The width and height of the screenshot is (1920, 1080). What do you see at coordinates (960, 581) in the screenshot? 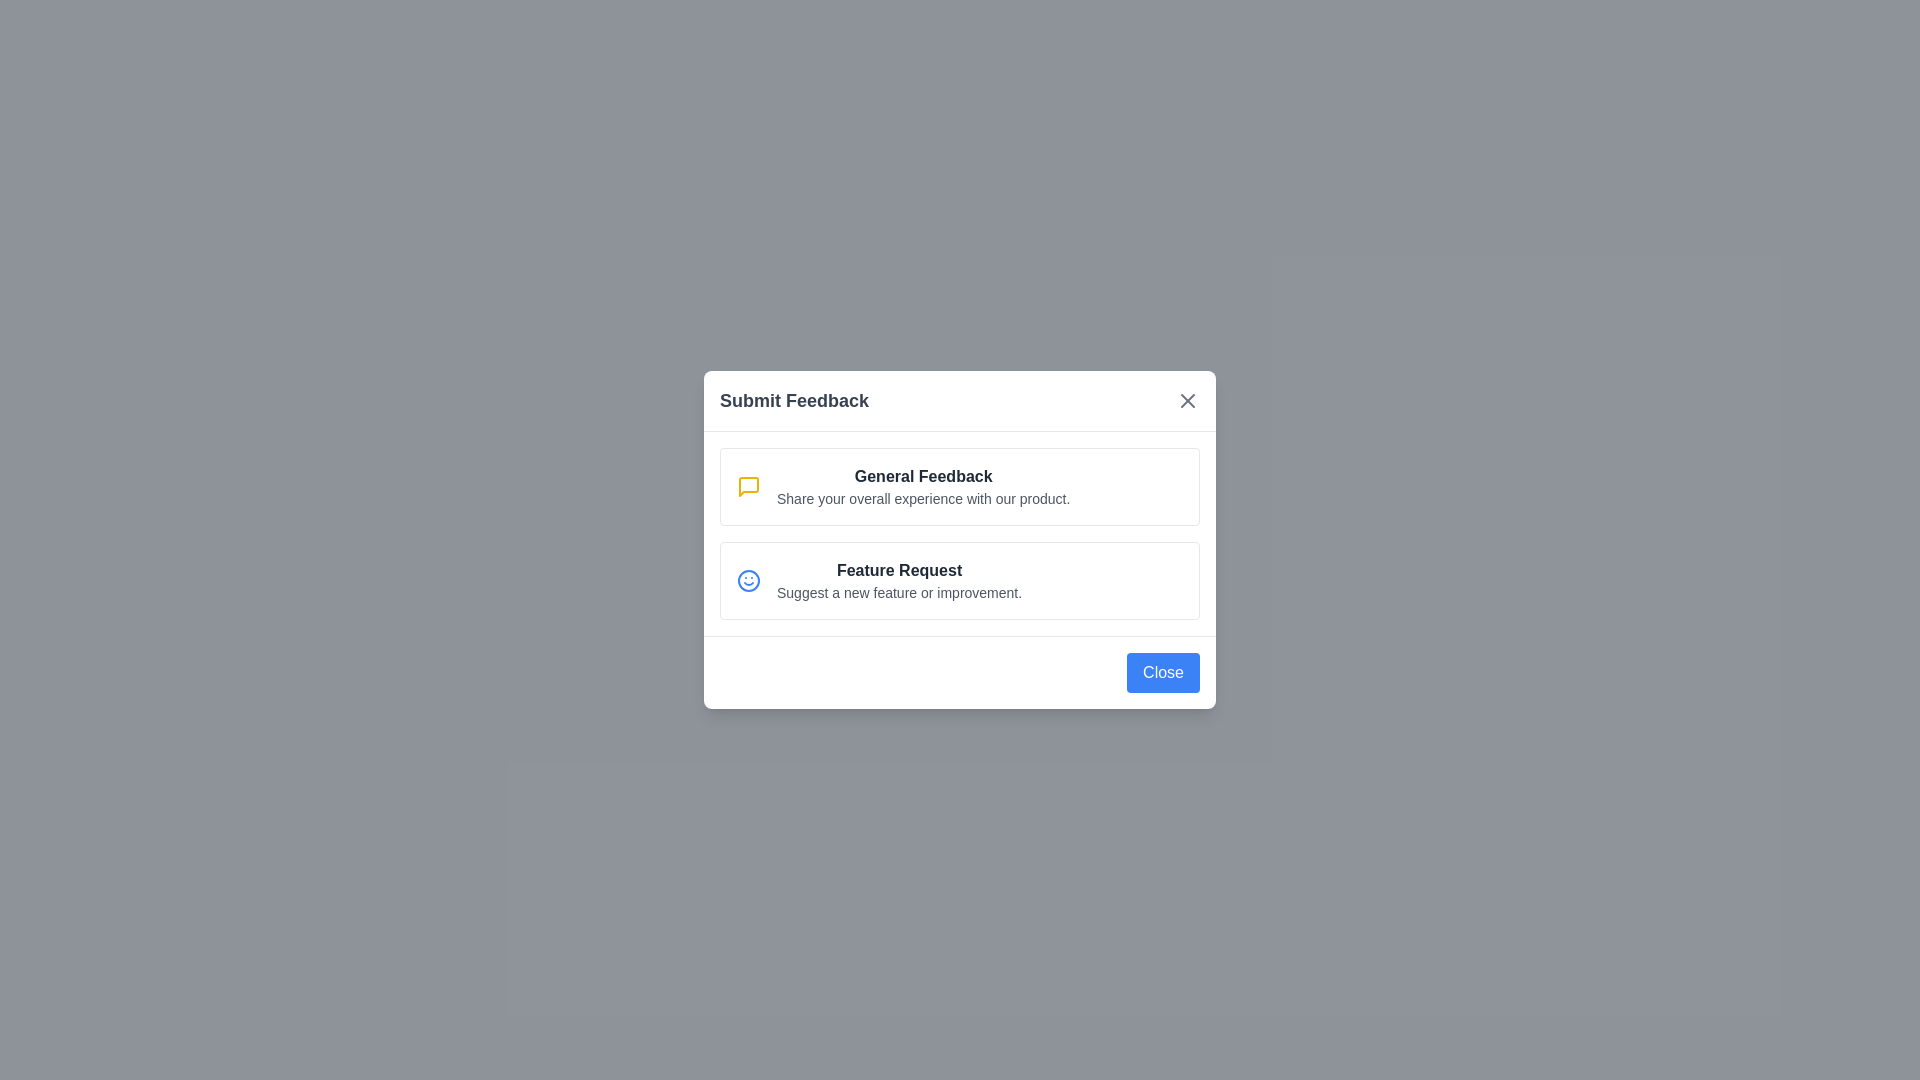
I see `the 'Feature Request' option` at bounding box center [960, 581].